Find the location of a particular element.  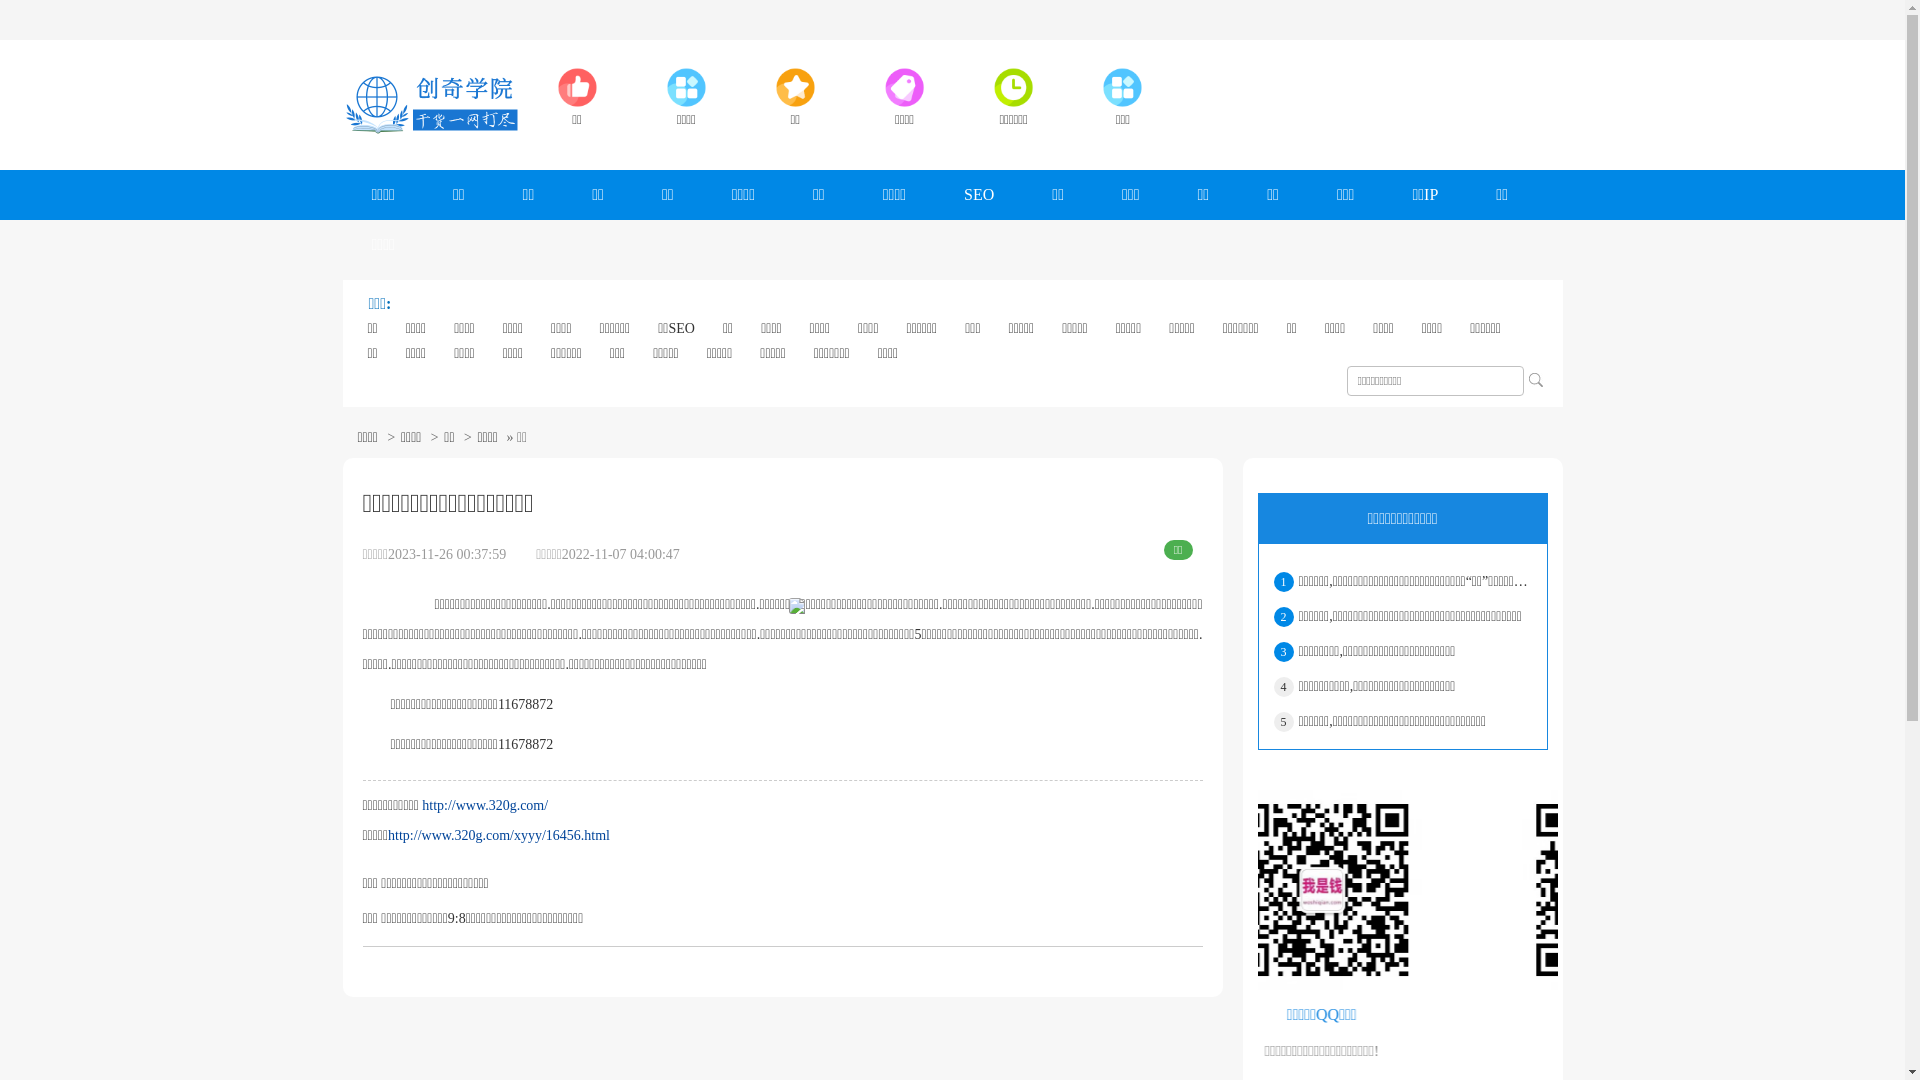

'http://www.320g.com/xyyy/16456.html' is located at coordinates (388, 835).